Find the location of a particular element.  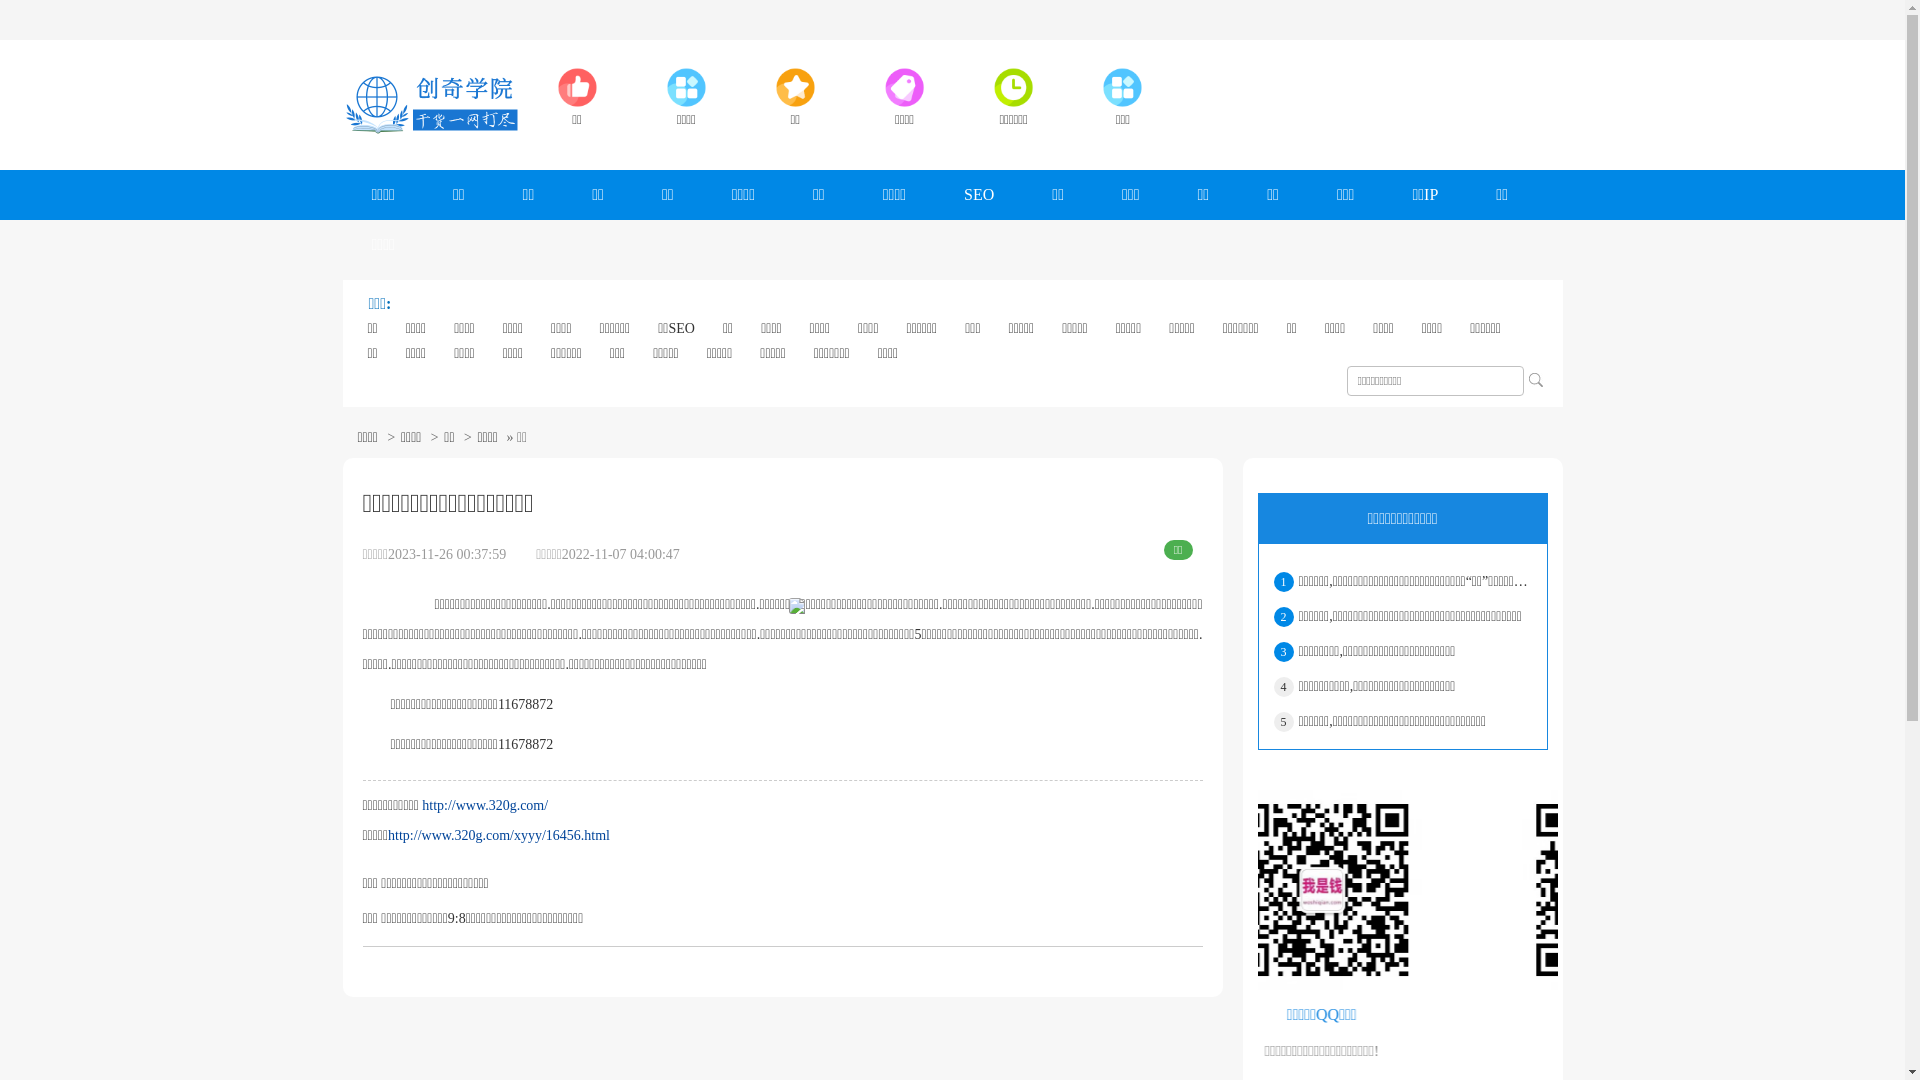

'http://www.320g.com/xyyy/16456.html' is located at coordinates (388, 835).